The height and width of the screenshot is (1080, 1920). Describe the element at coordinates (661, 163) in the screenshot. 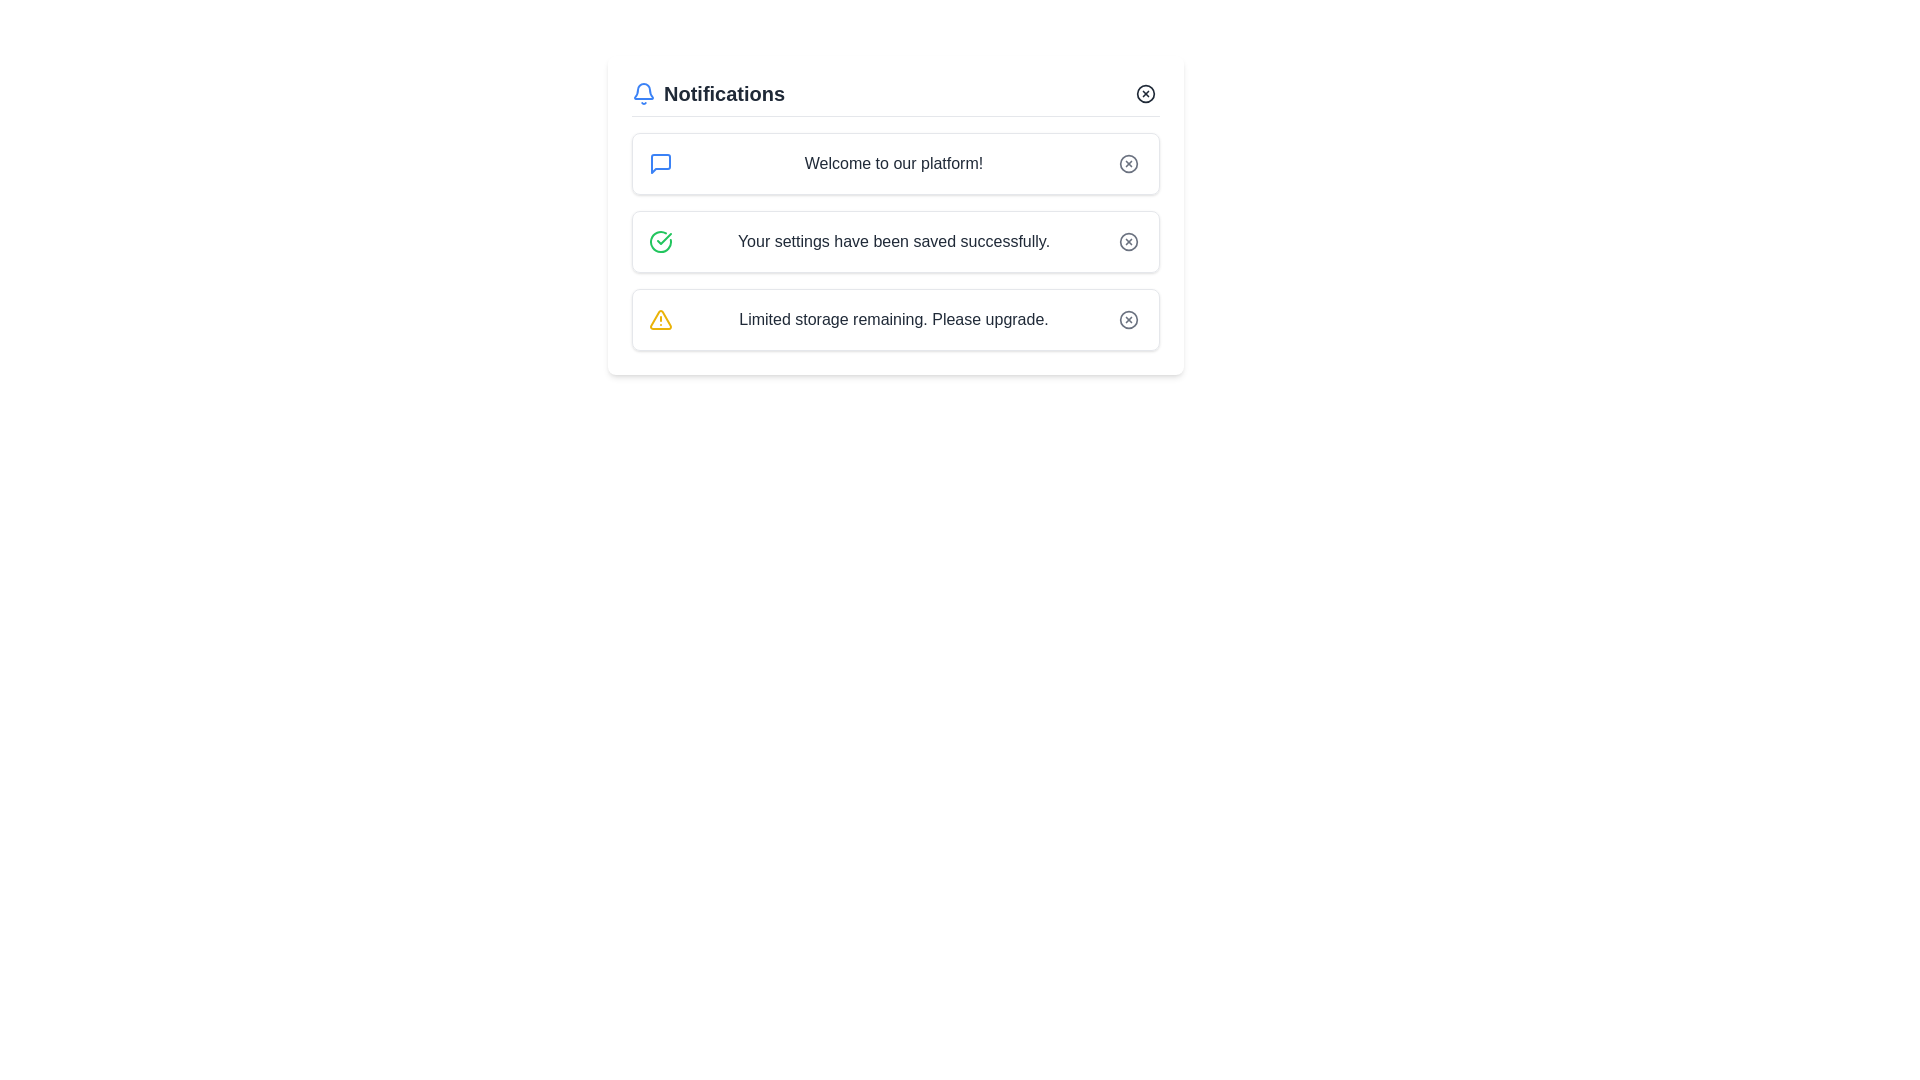

I see `the blue speech bubble icon, which is the first icon in a horizontal arrangement within the notification card that contains the text 'Welcome to our platform!'` at that location.